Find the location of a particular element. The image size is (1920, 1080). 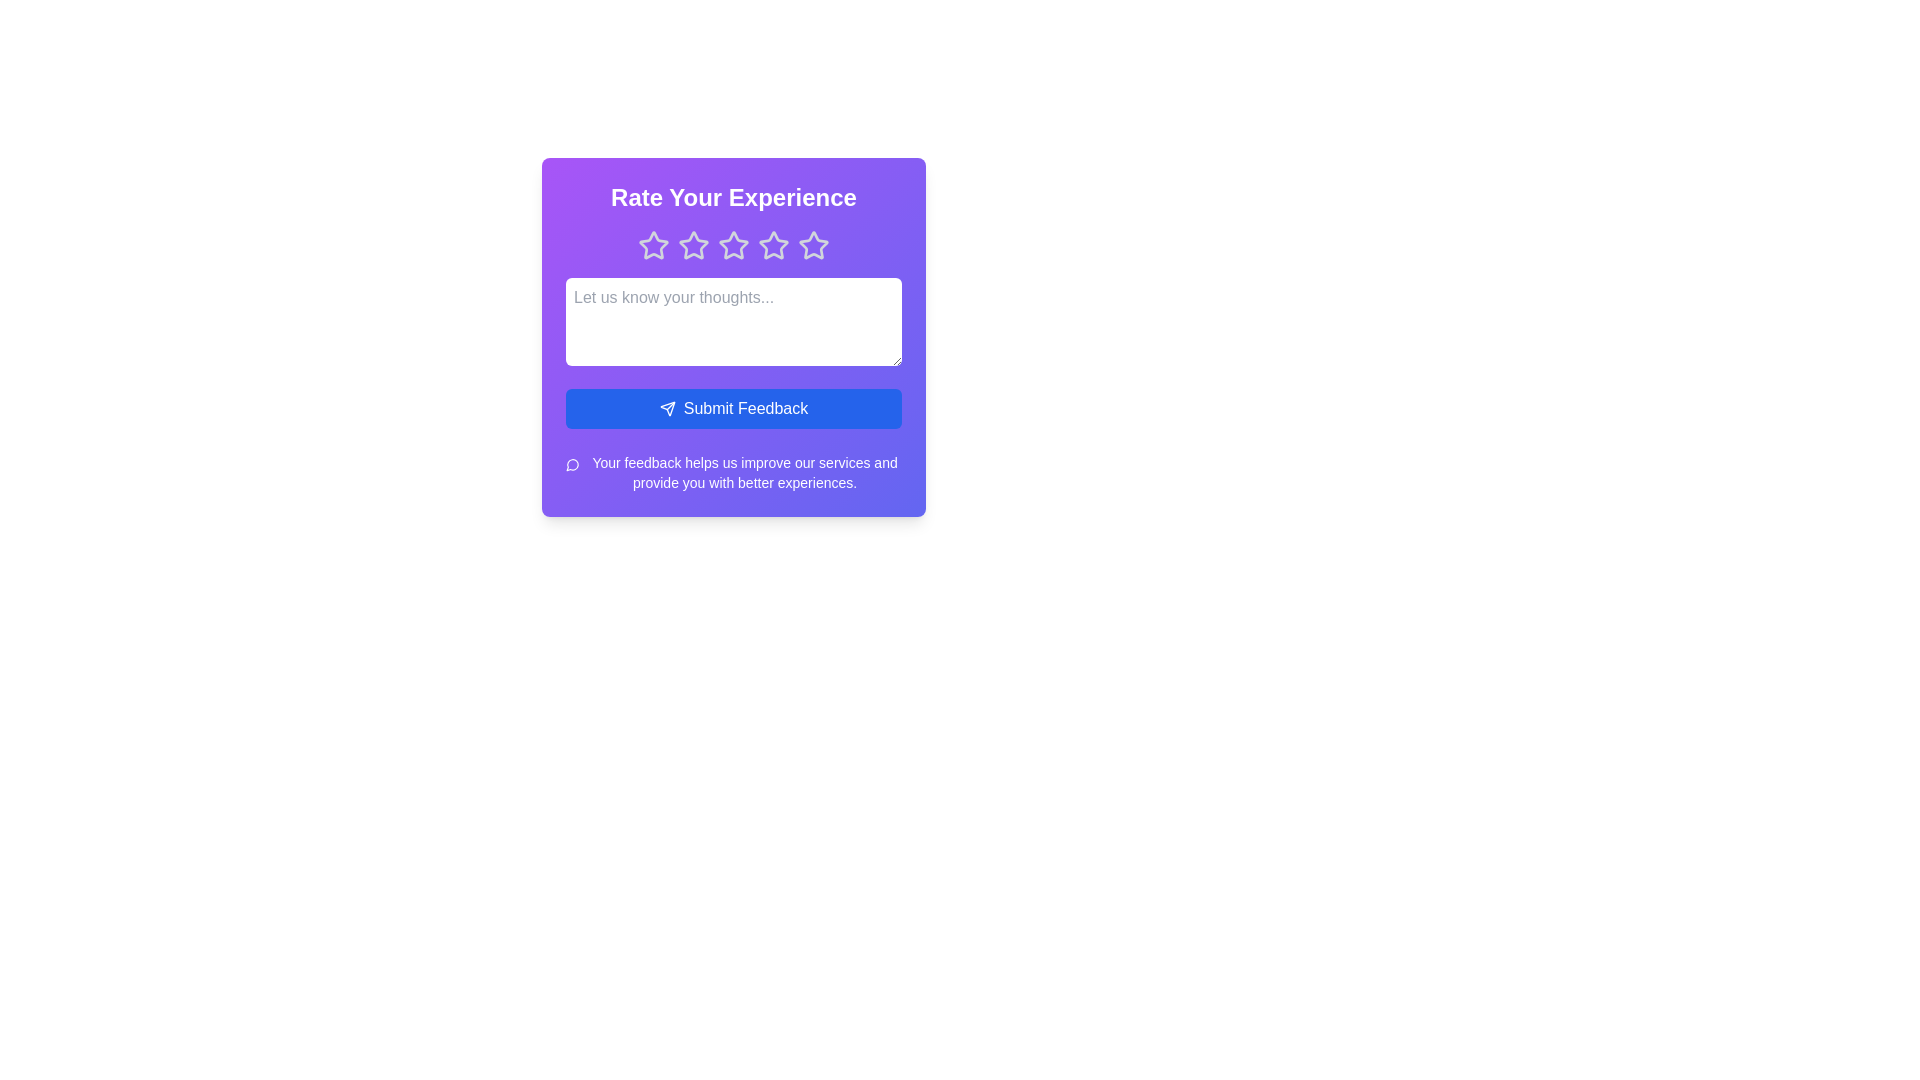

rectangular blue button labeled 'Submit Feedback' with a paper plane icon for accessibility or styling is located at coordinates (733, 407).